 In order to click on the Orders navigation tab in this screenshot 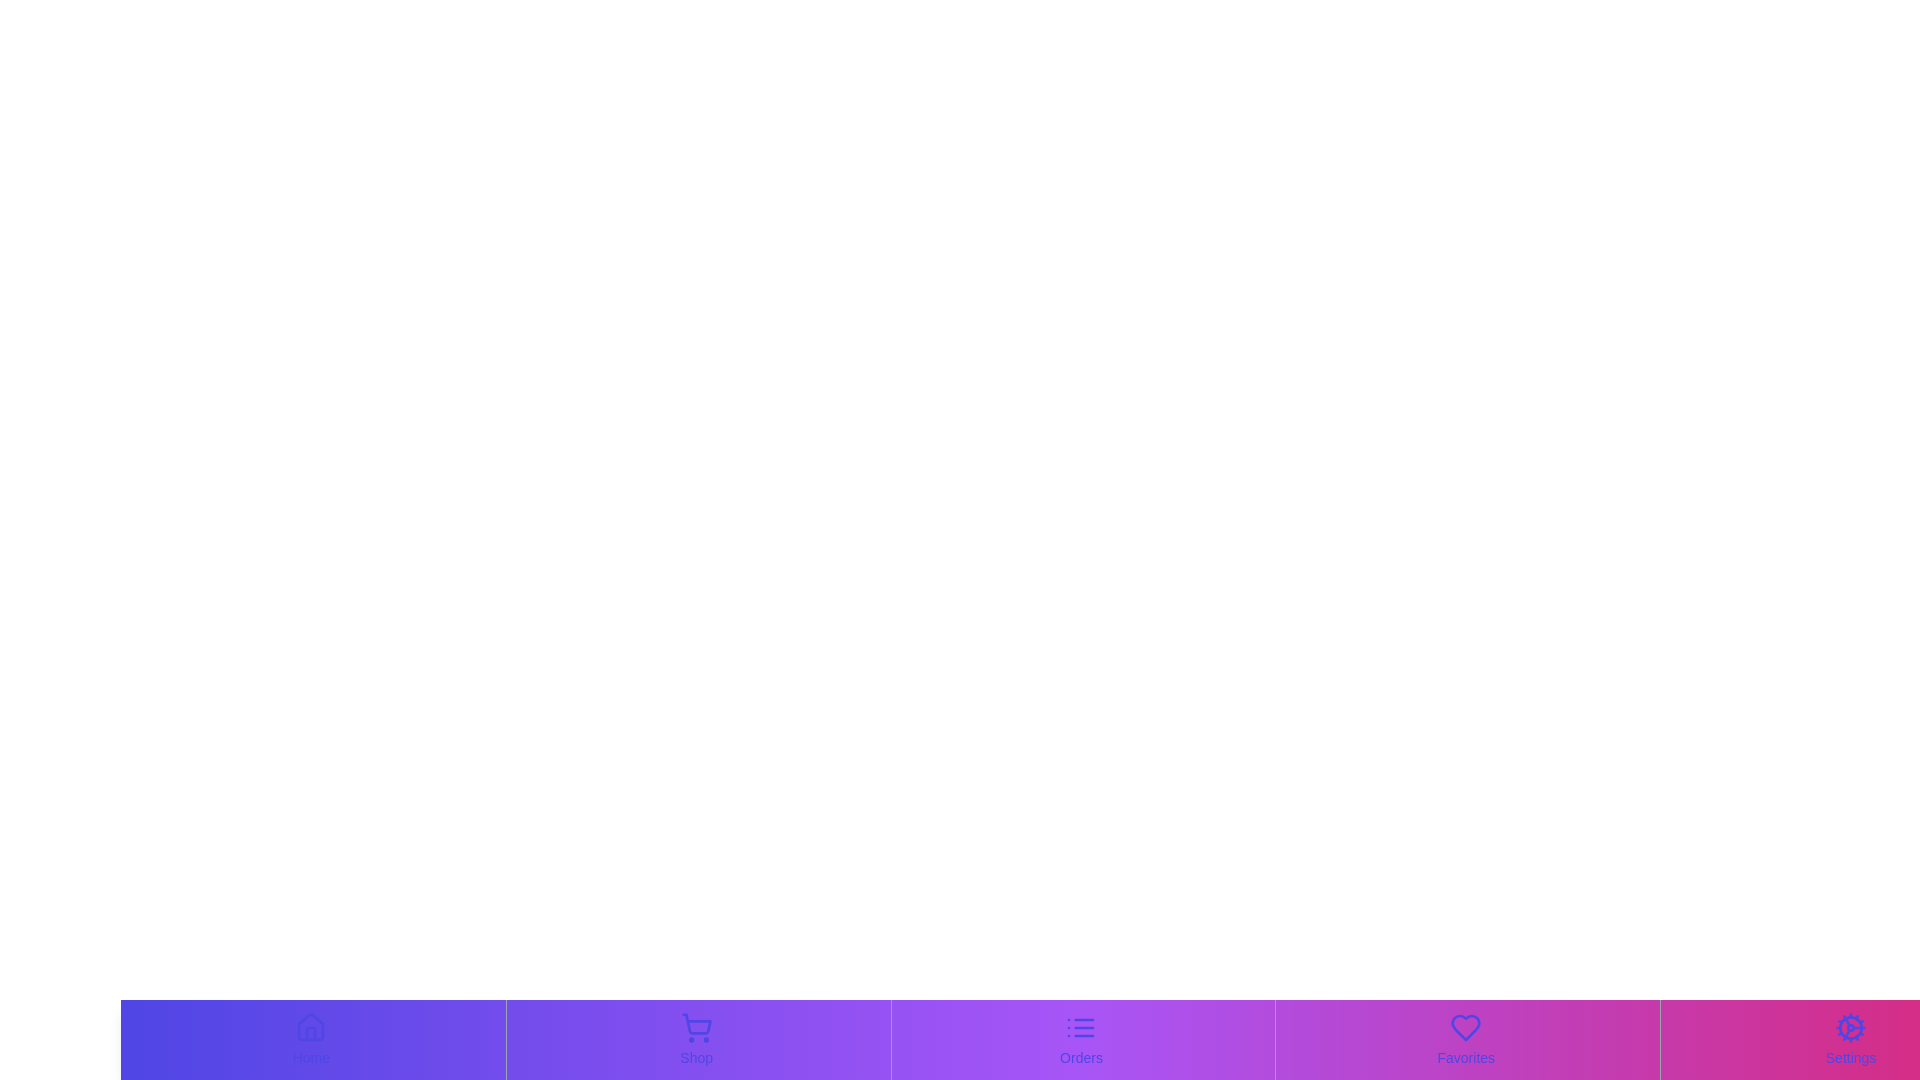, I will do `click(1079, 1039)`.